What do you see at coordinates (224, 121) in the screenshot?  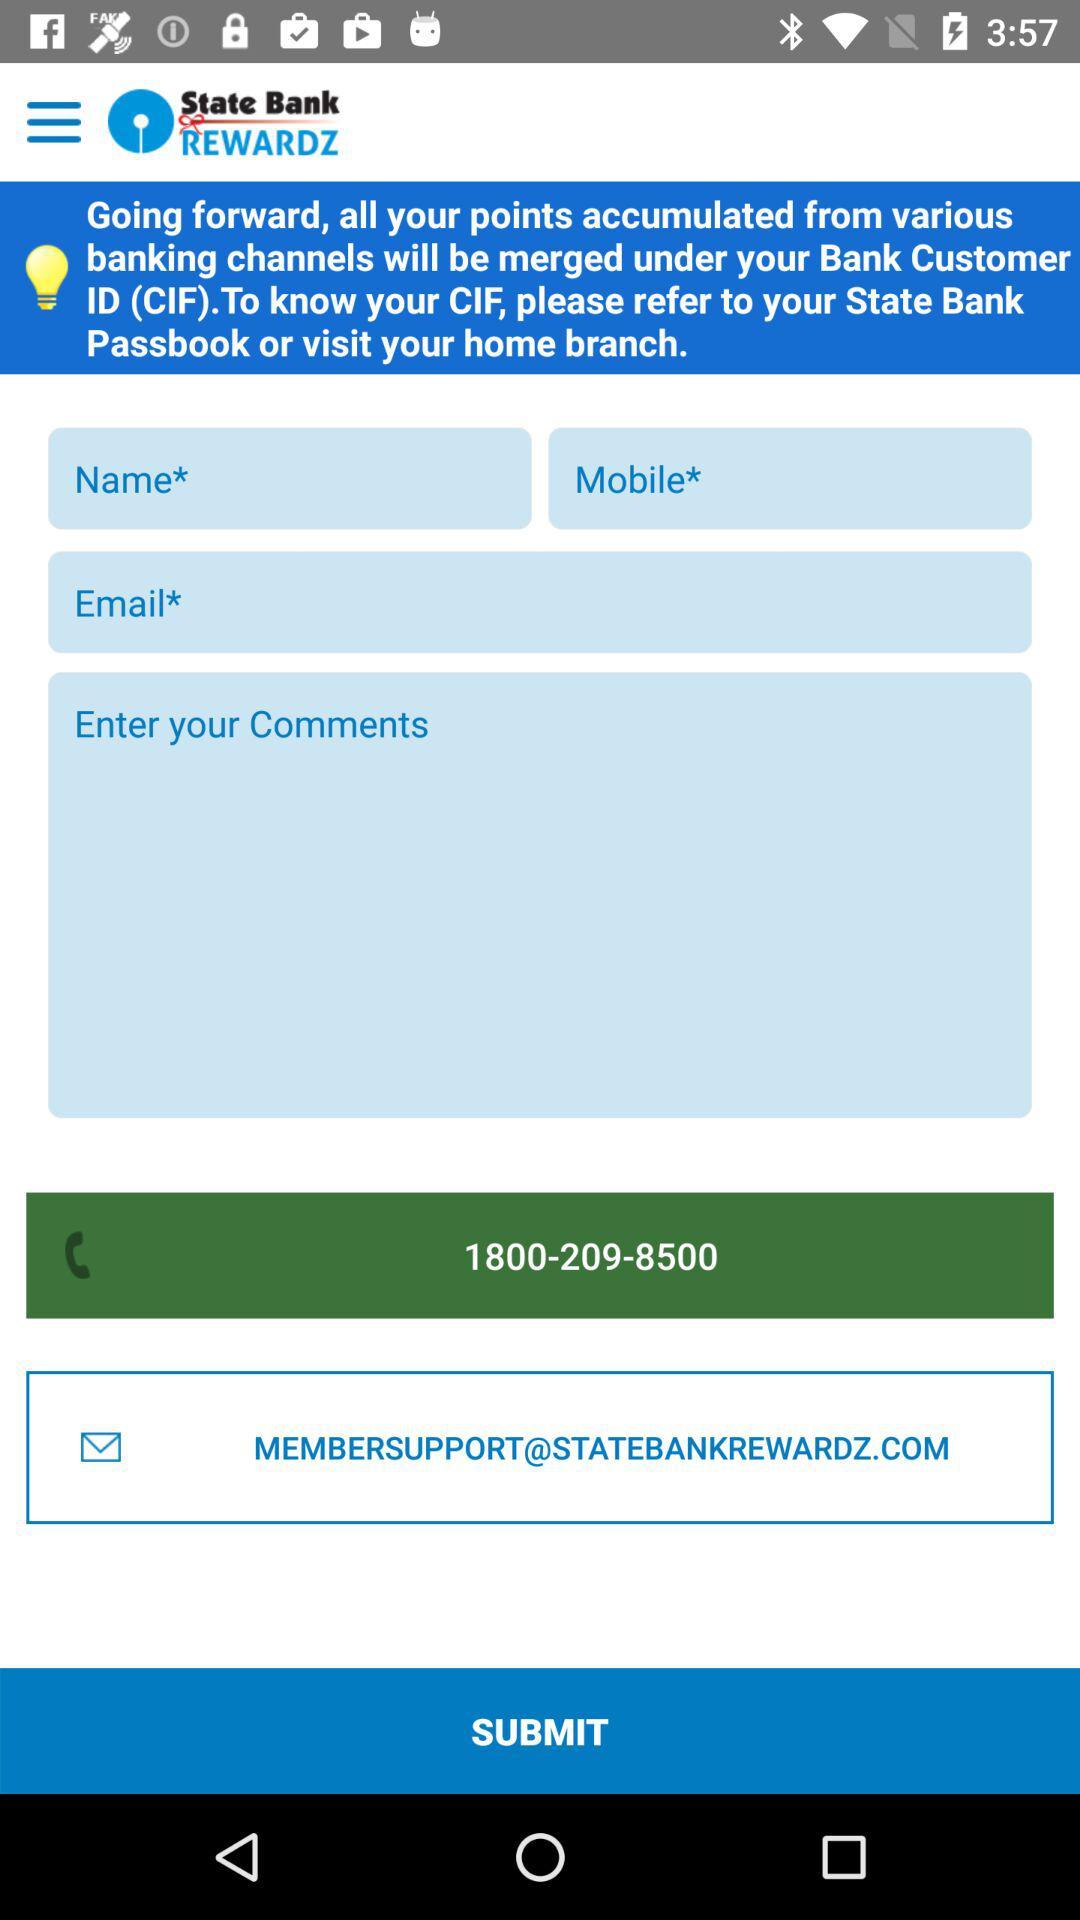 I see `state bank logo` at bounding box center [224, 121].